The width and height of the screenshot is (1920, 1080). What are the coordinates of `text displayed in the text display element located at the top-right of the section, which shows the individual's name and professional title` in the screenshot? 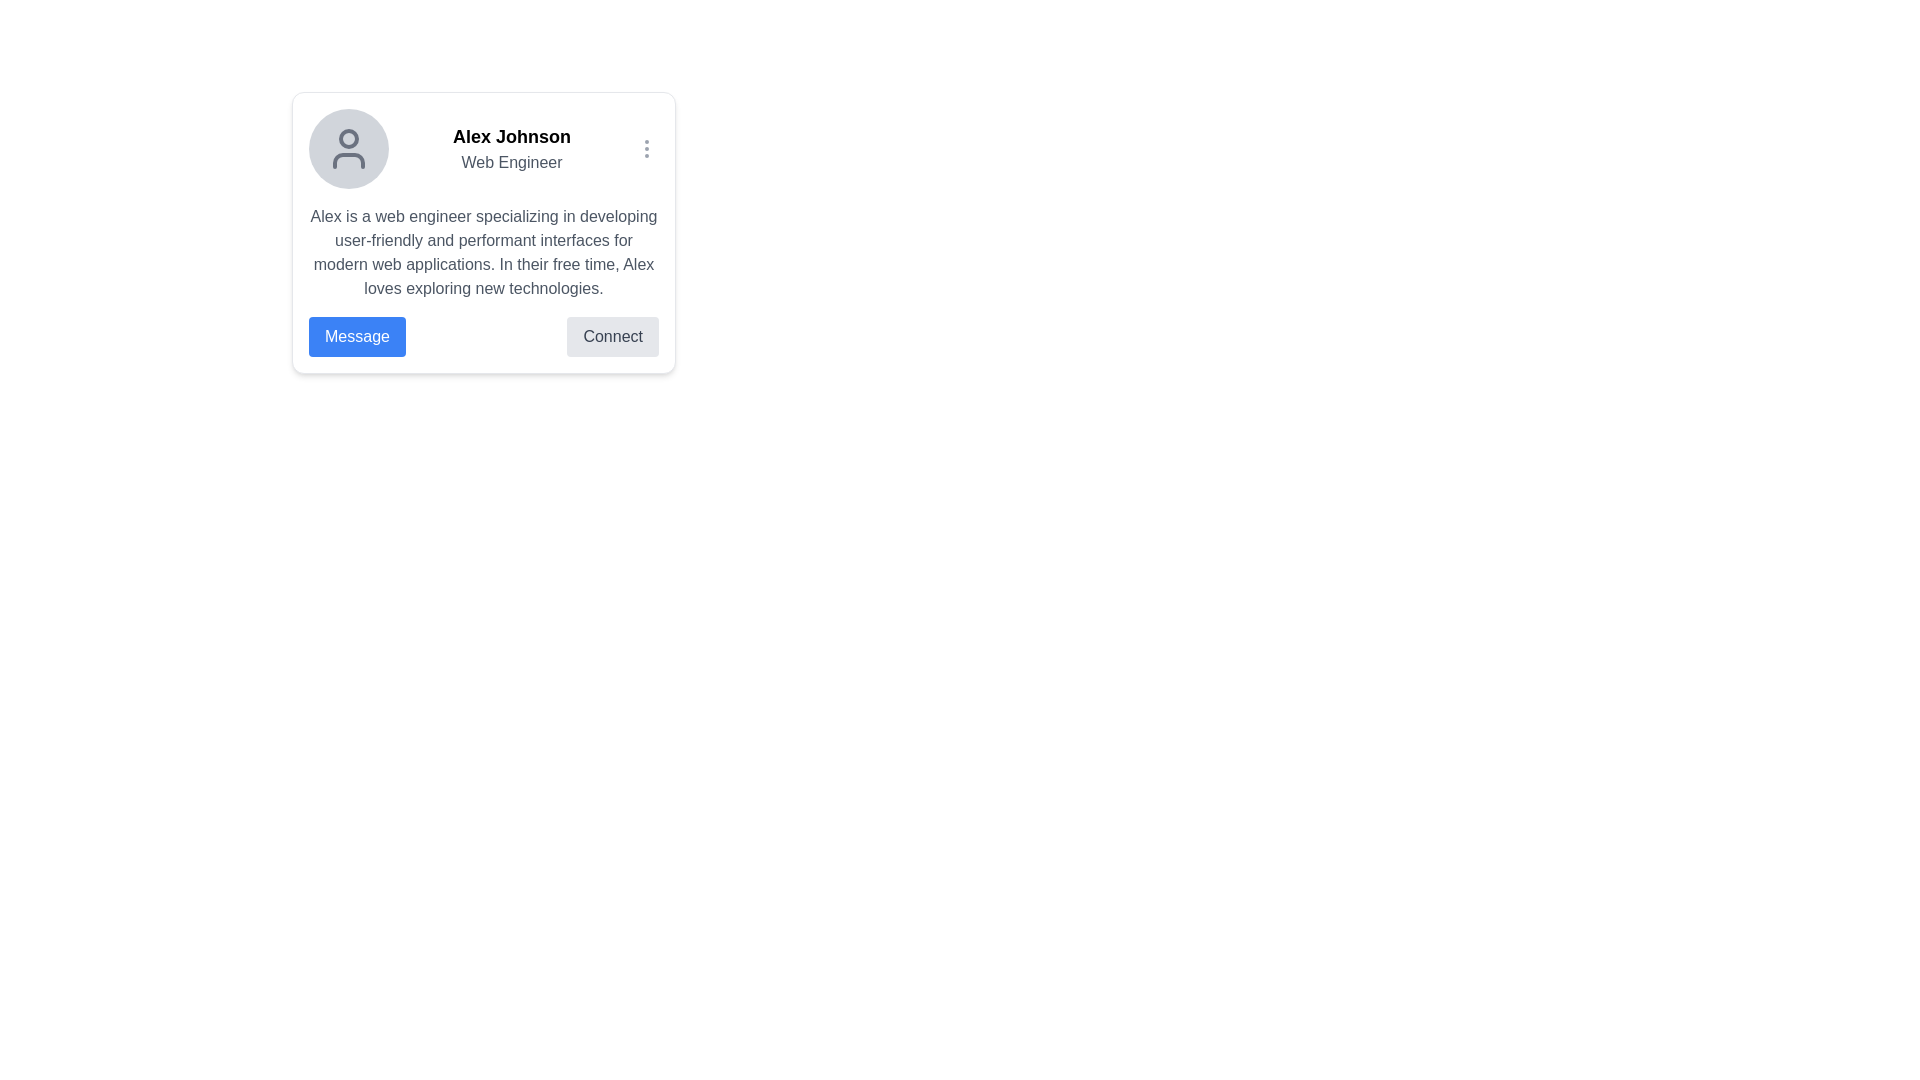 It's located at (512, 148).